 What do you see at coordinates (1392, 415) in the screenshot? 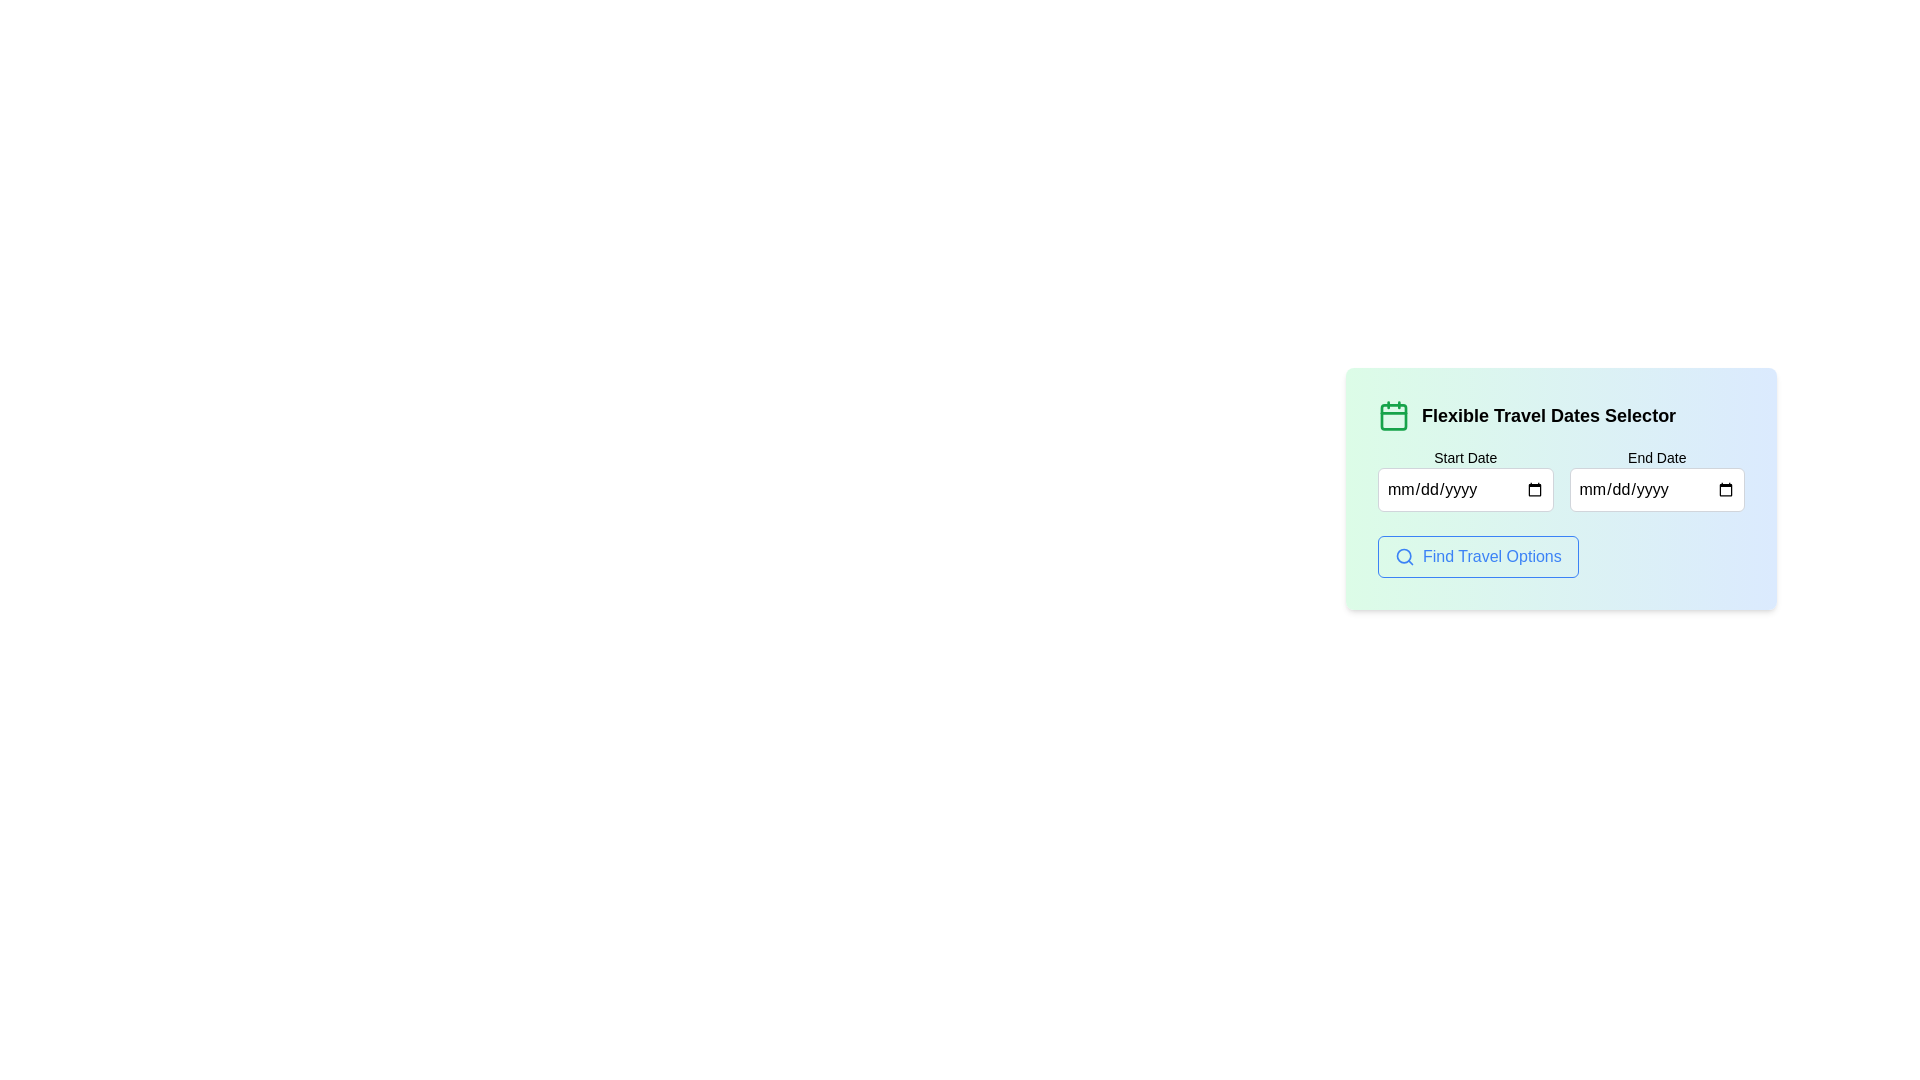
I see `the decorative SVG element within the calendar icon located in the header of the 'Flexible Travel Dates Selector' section` at bounding box center [1392, 415].